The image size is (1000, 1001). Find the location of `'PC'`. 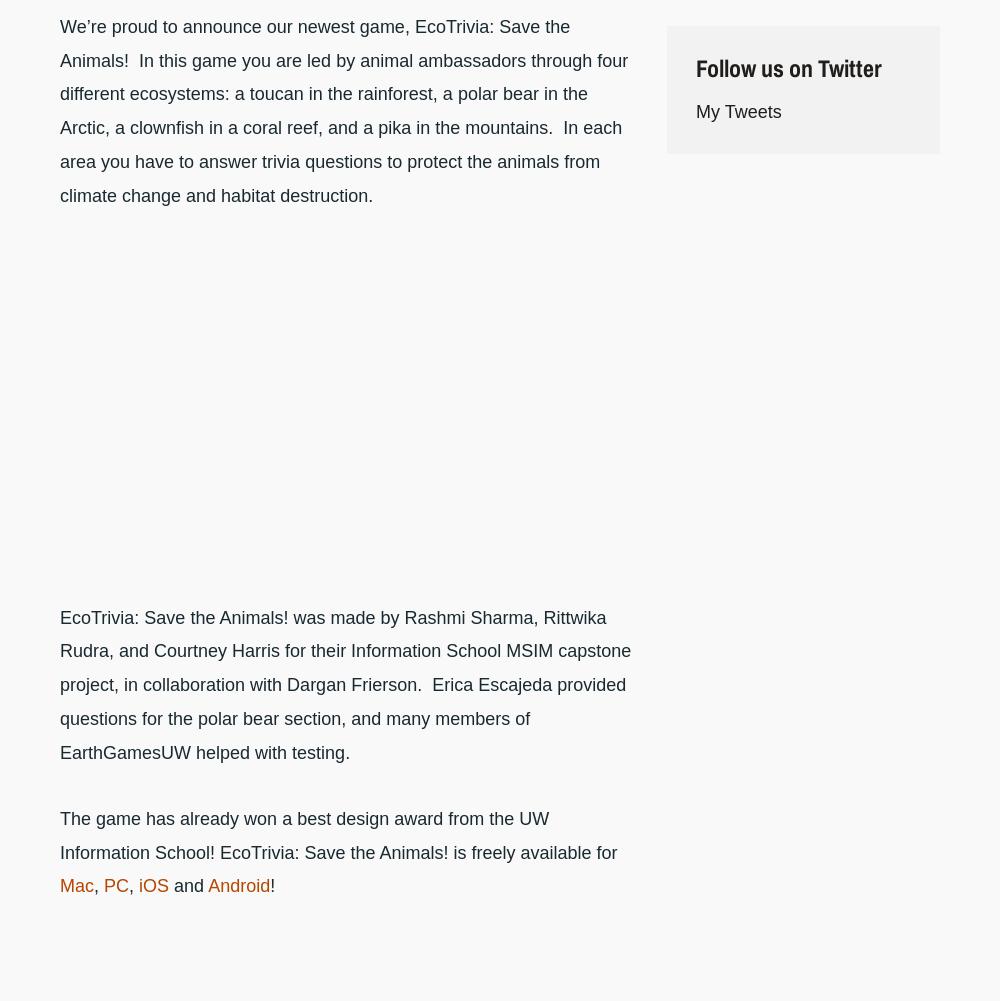

'PC' is located at coordinates (115, 885).